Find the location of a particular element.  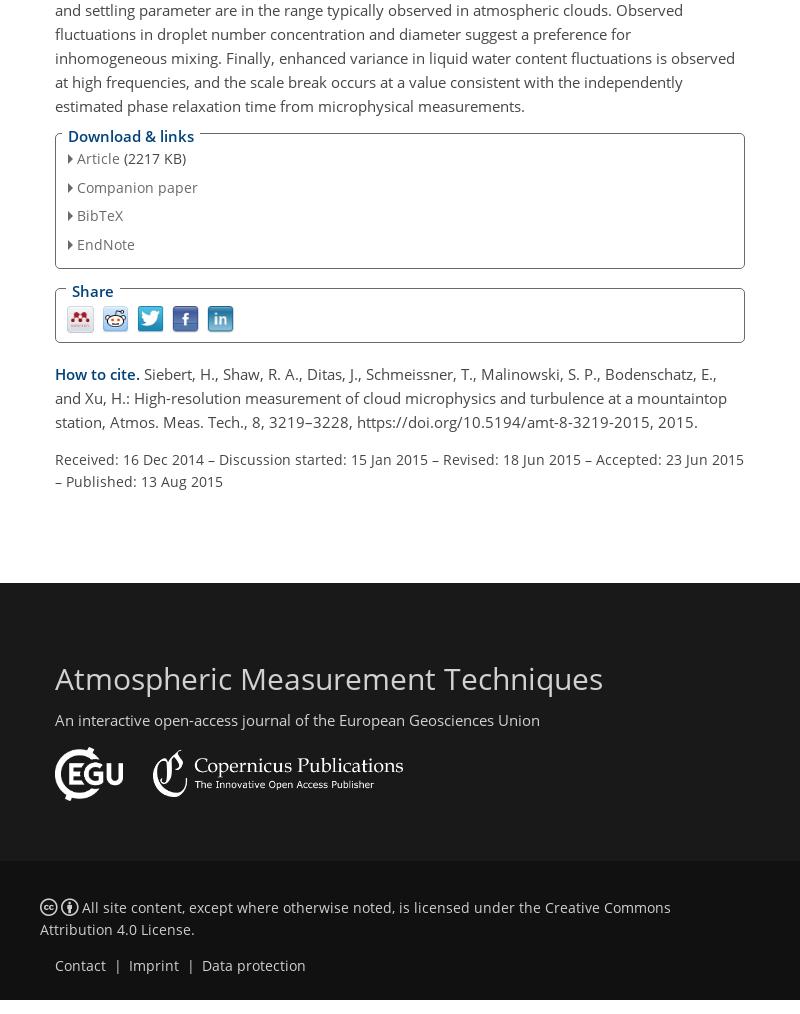

'Download & links' is located at coordinates (130, 134).